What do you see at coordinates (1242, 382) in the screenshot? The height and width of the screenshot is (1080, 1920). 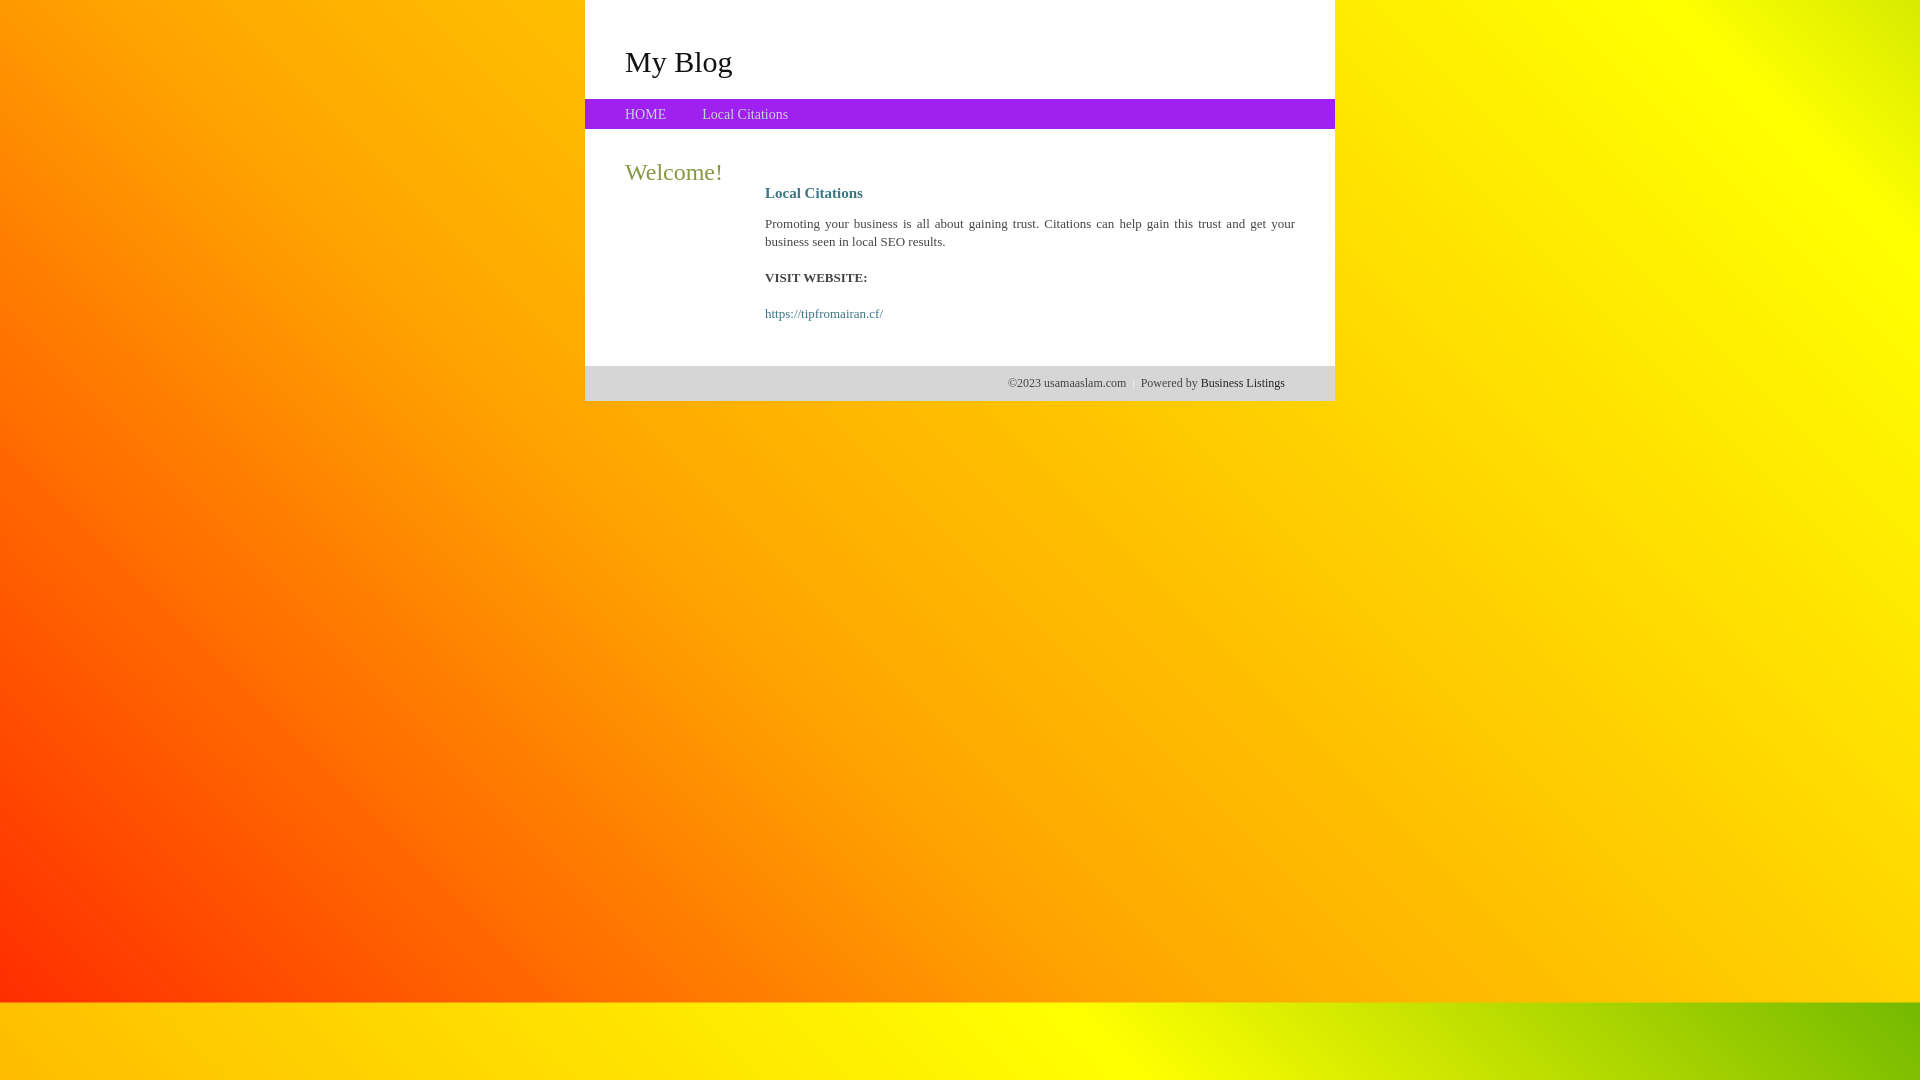 I see `'Business Listings'` at bounding box center [1242, 382].